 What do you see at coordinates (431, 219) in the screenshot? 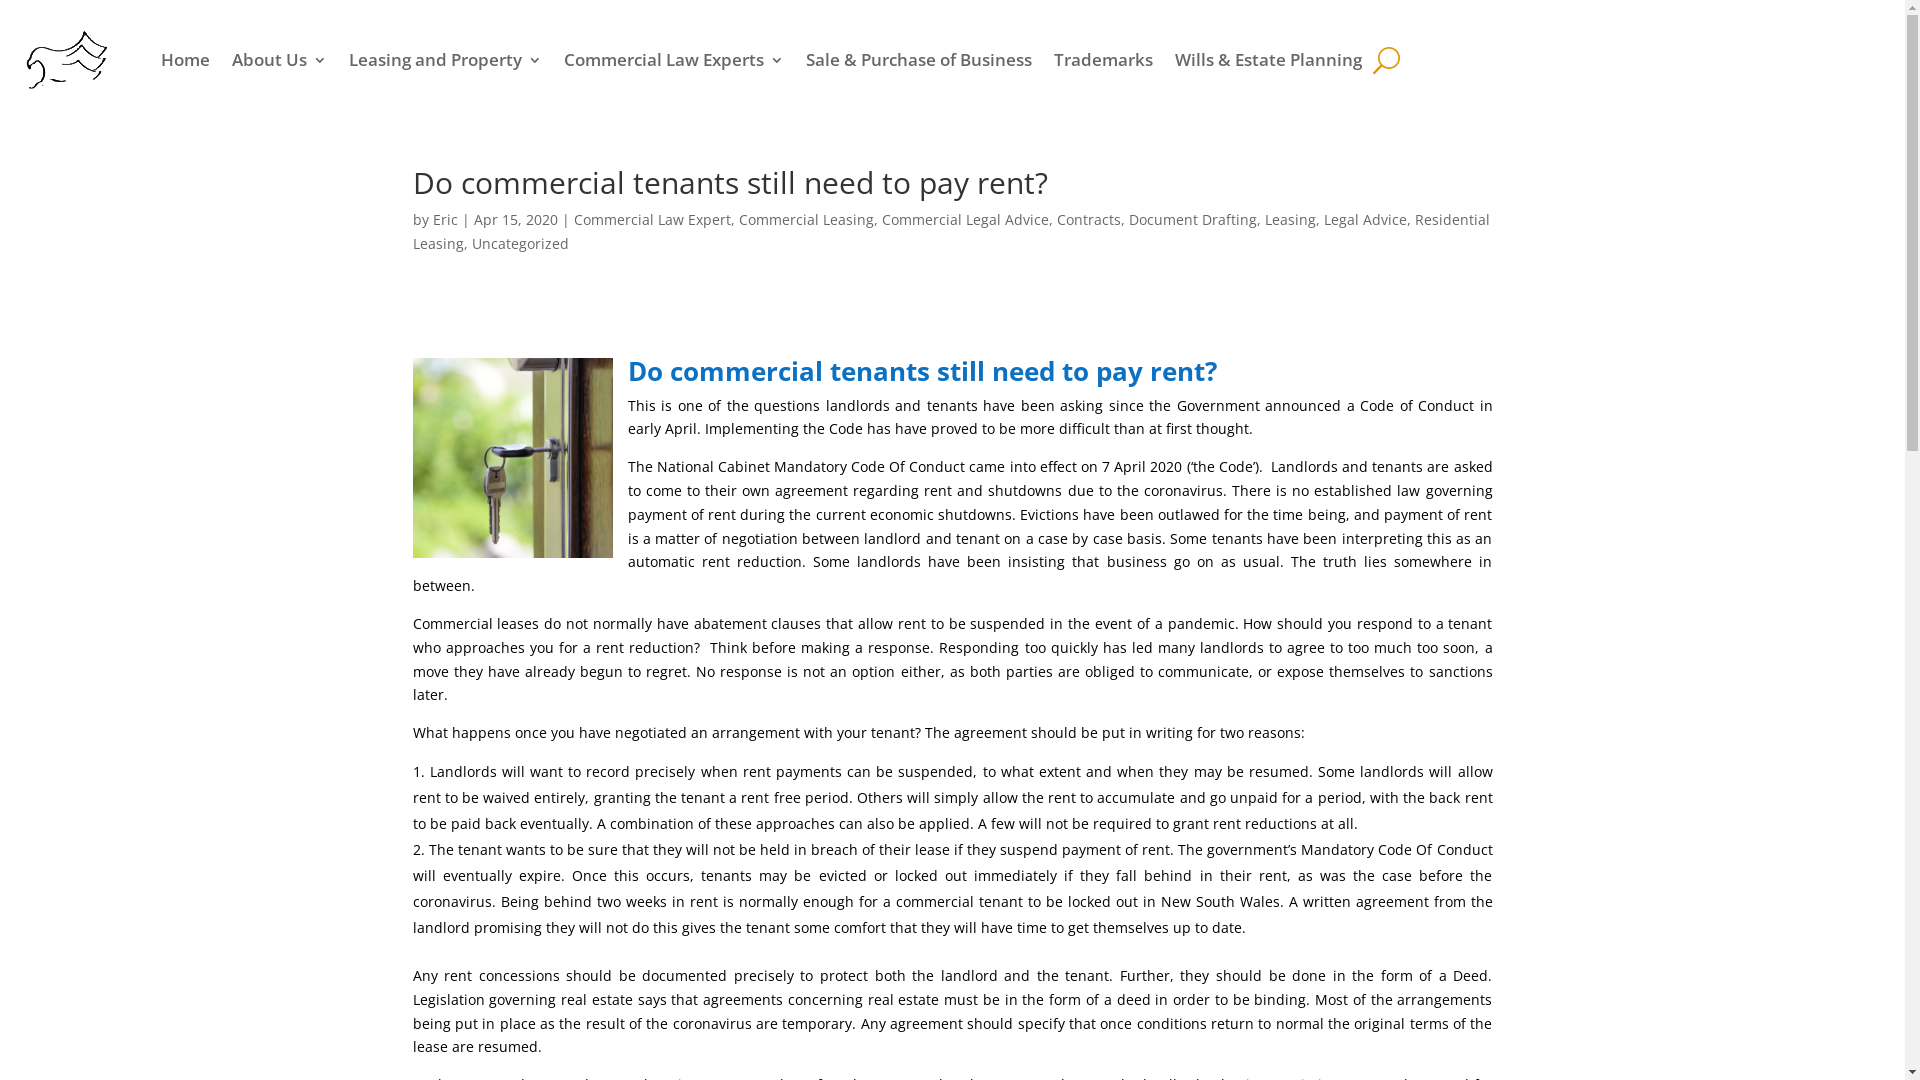
I see `'Eric'` at bounding box center [431, 219].